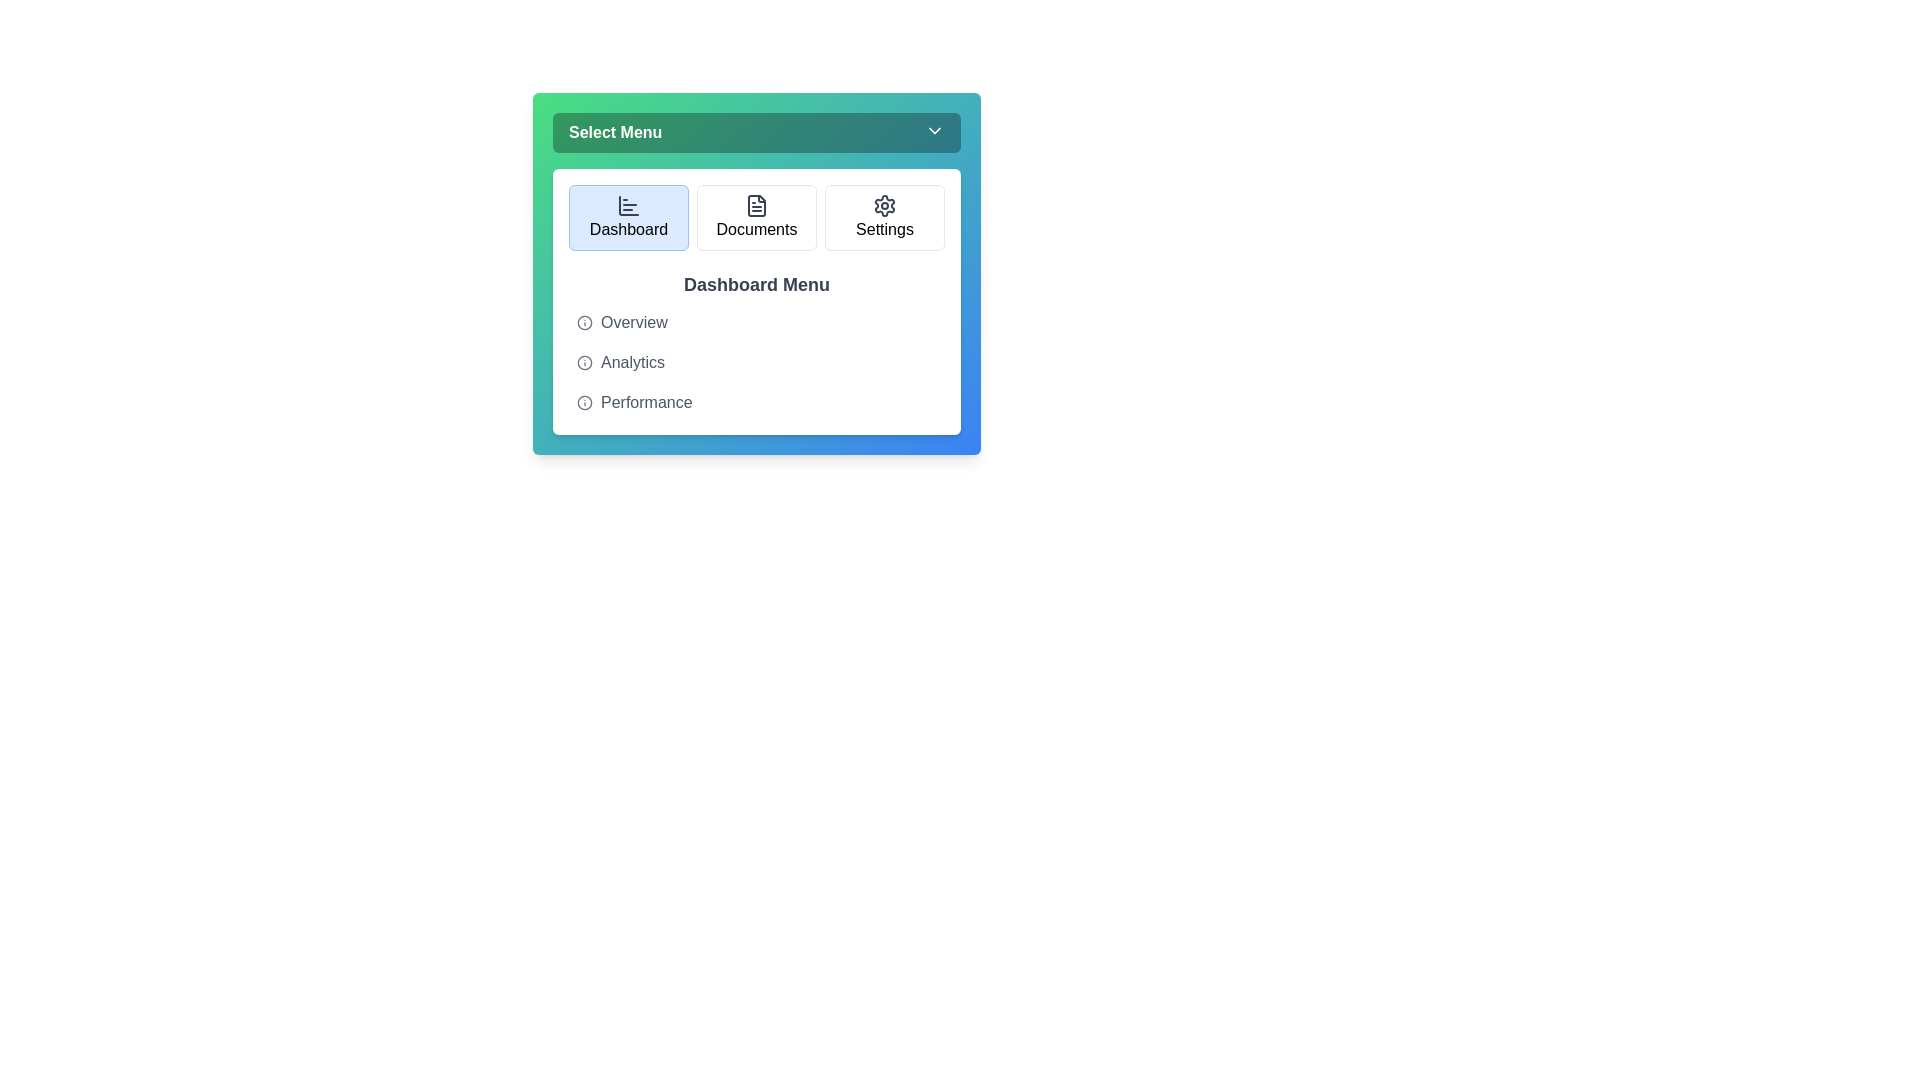  Describe the element at coordinates (627, 205) in the screenshot. I see `the 'Dashboard' button containing the gray bar chart icon` at that location.